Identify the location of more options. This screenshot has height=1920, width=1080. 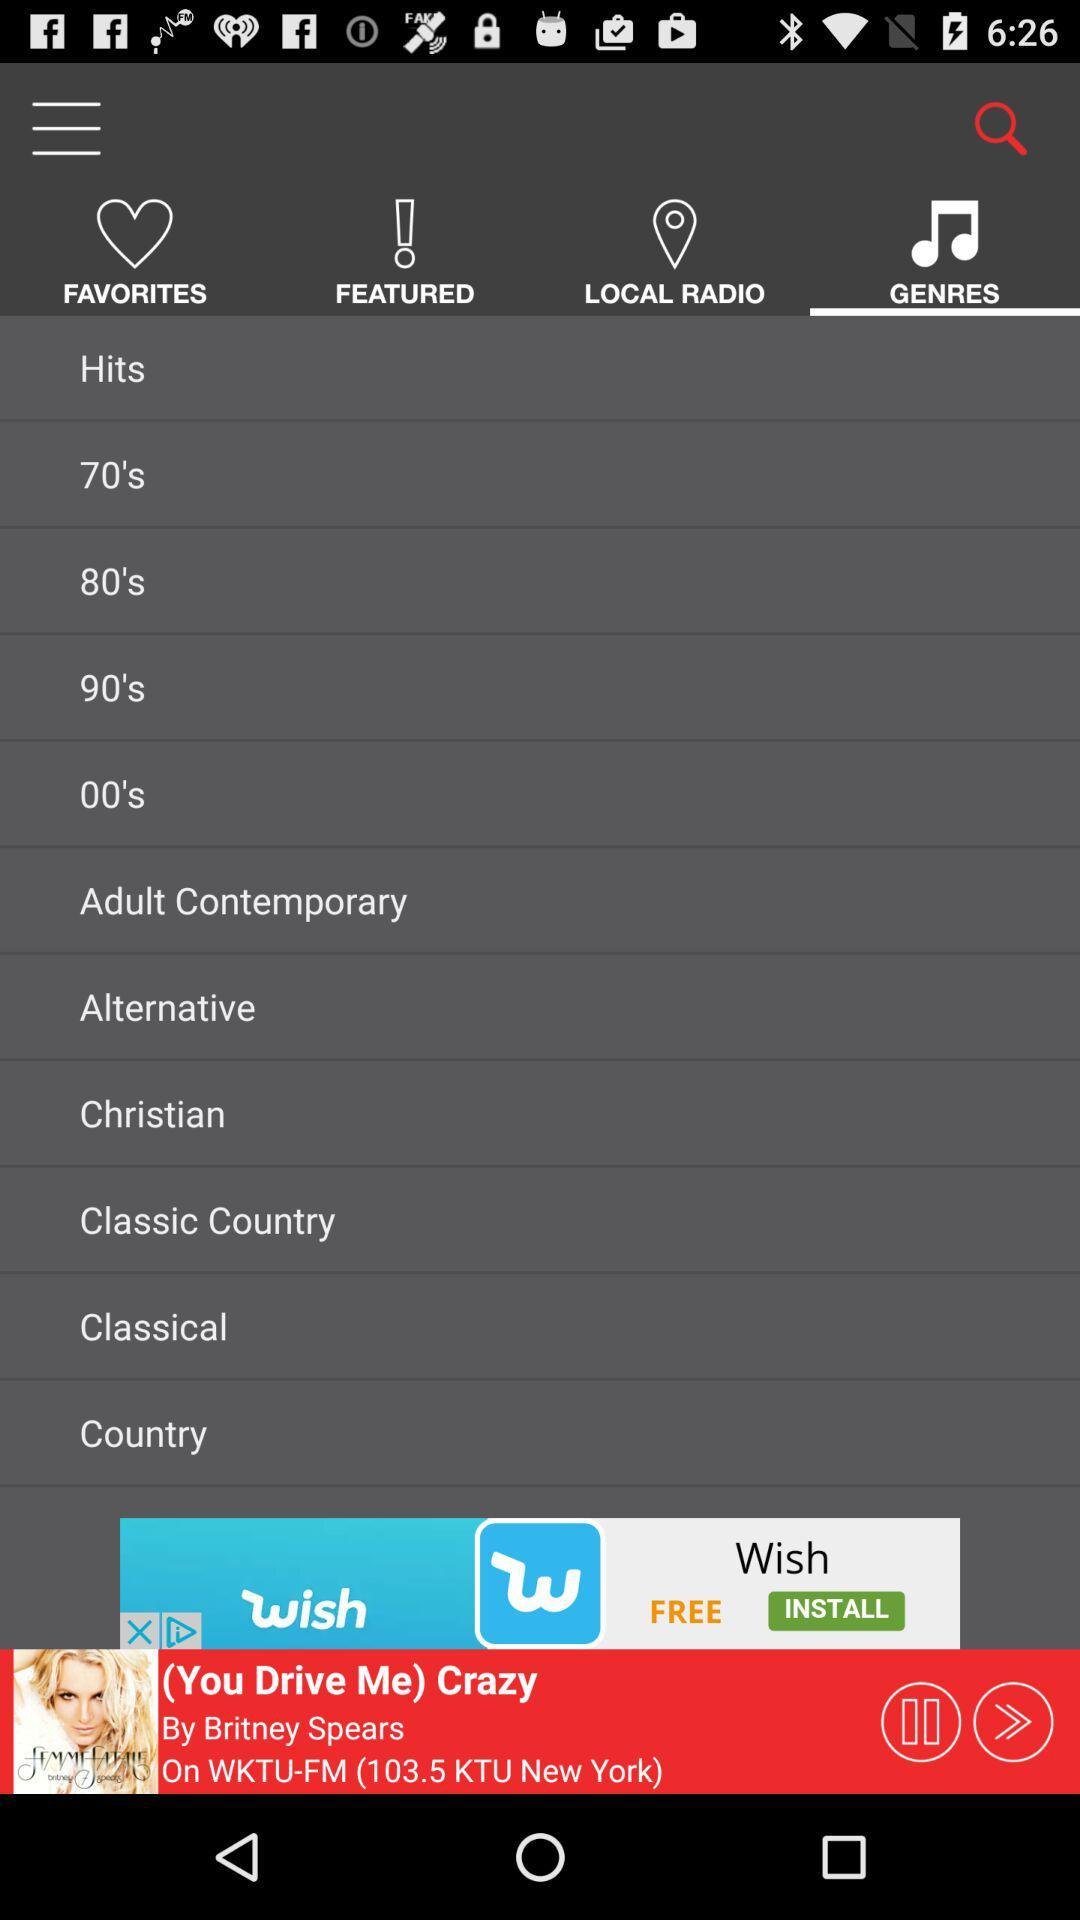
(64, 127).